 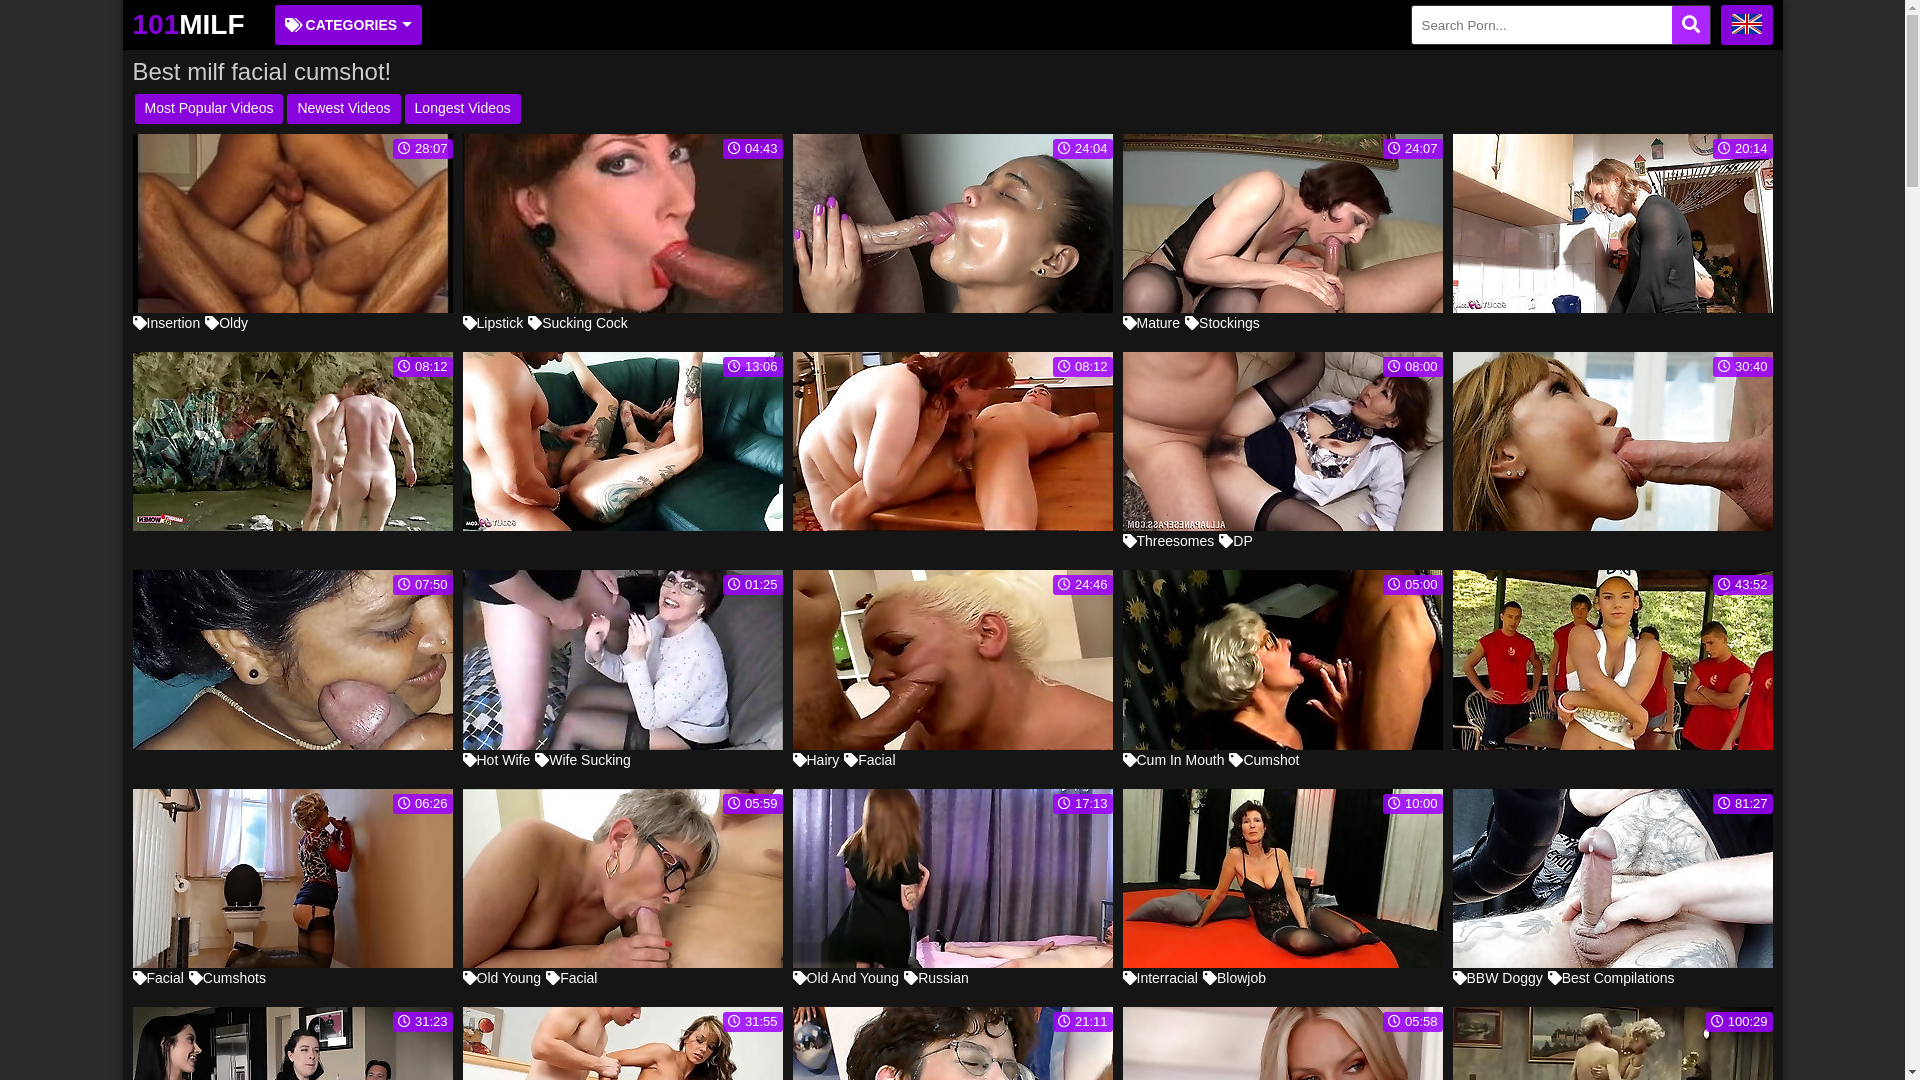 I want to click on 'Insertion', so click(x=166, y=322).